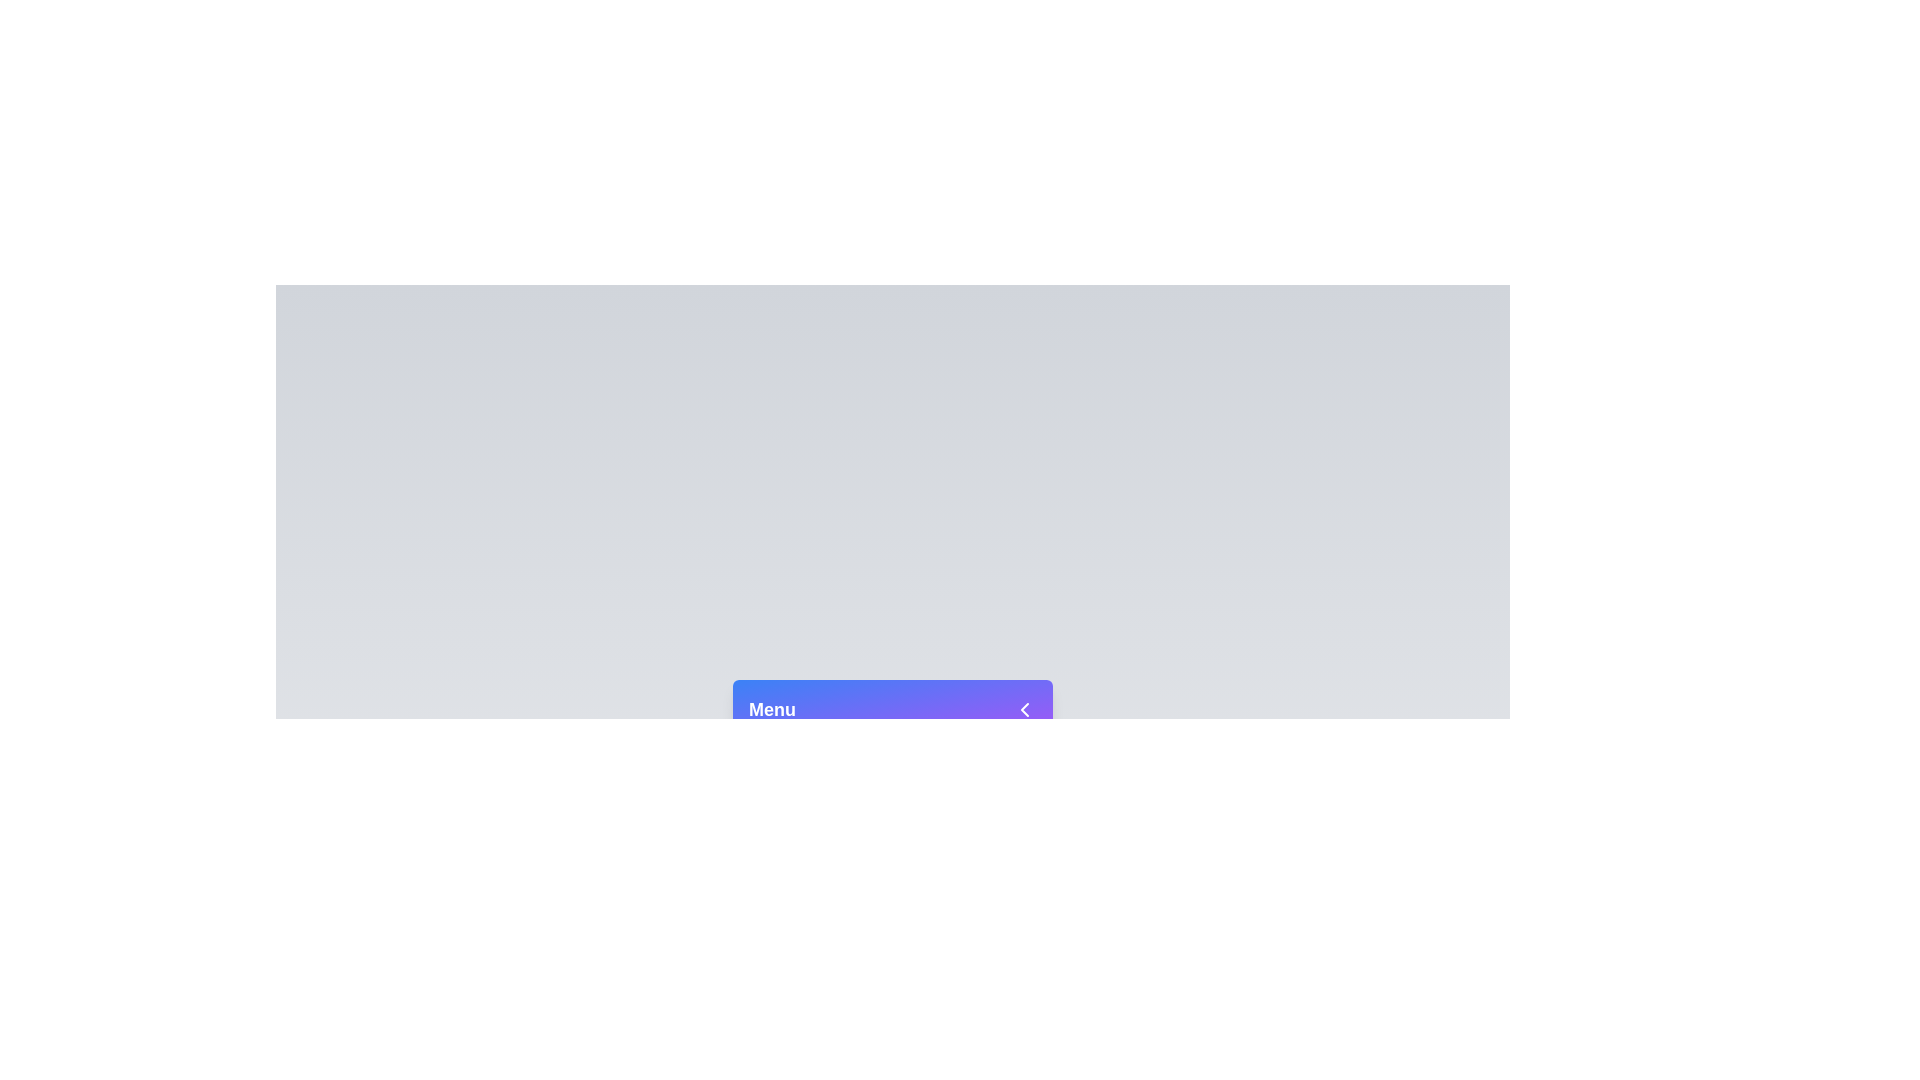 This screenshot has height=1080, width=1920. I want to click on the arrow button to toggle the menu, so click(1025, 708).